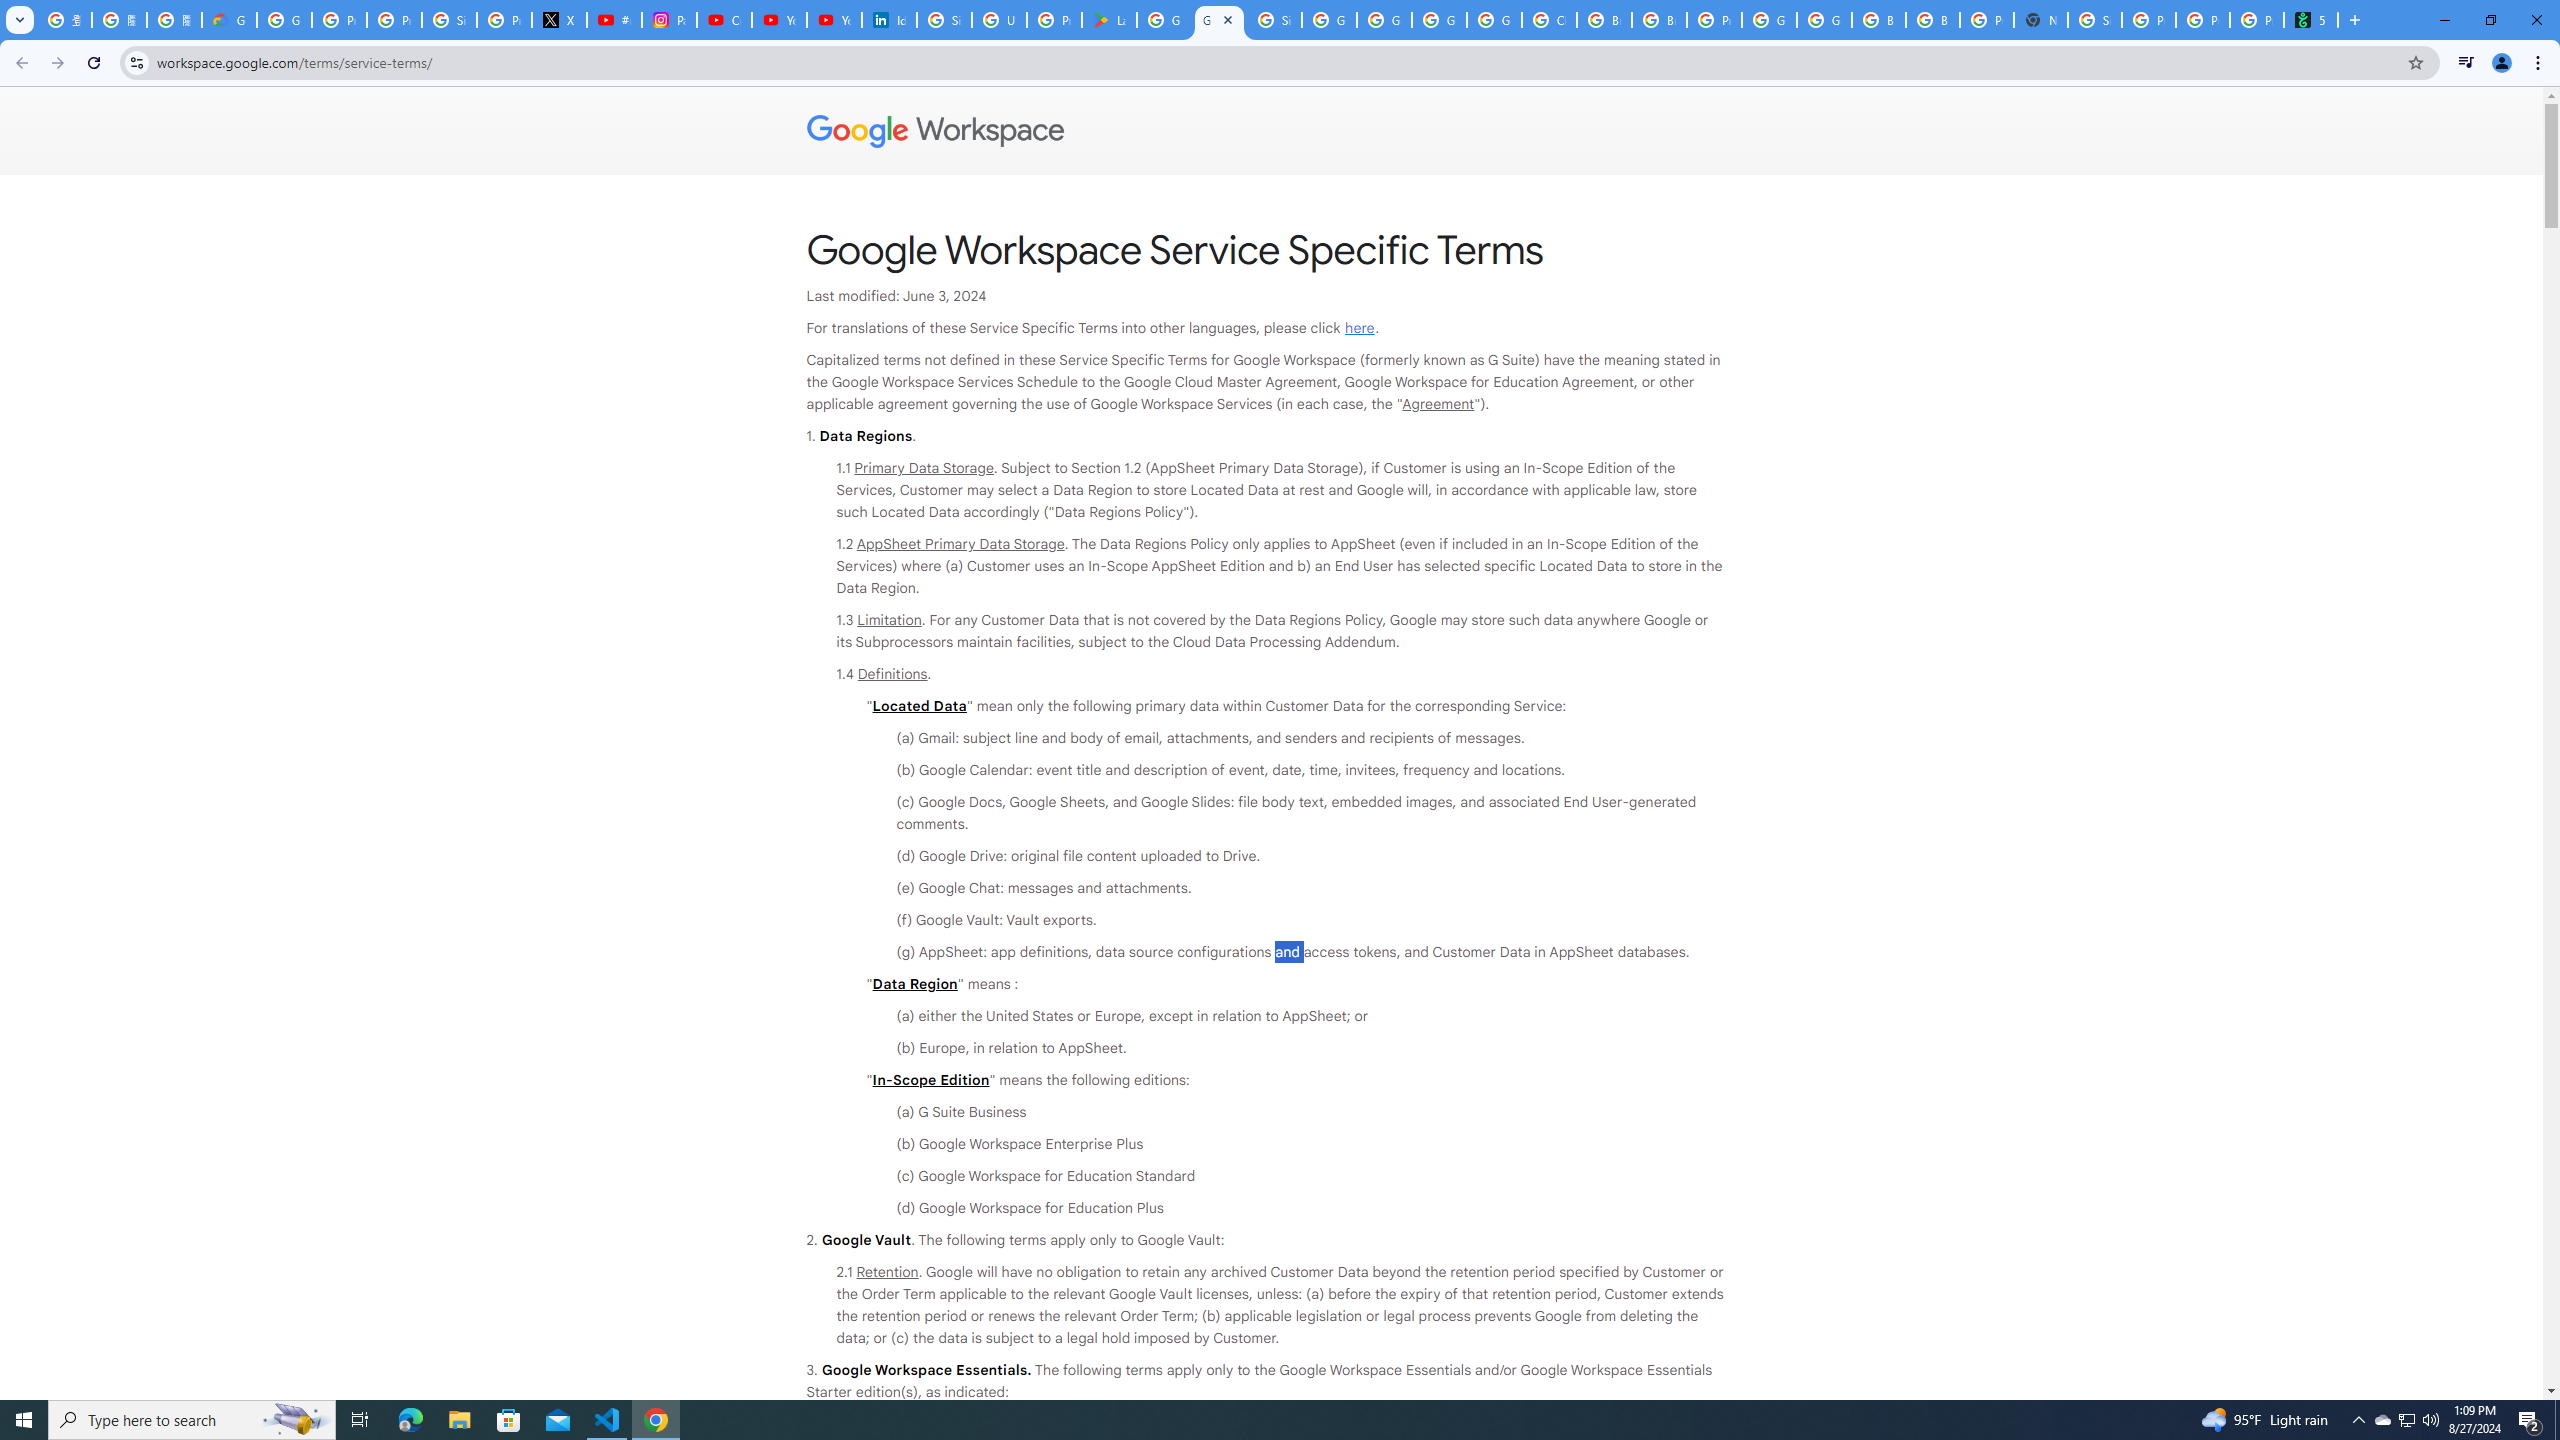  What do you see at coordinates (2502, 62) in the screenshot?
I see `'You'` at bounding box center [2502, 62].